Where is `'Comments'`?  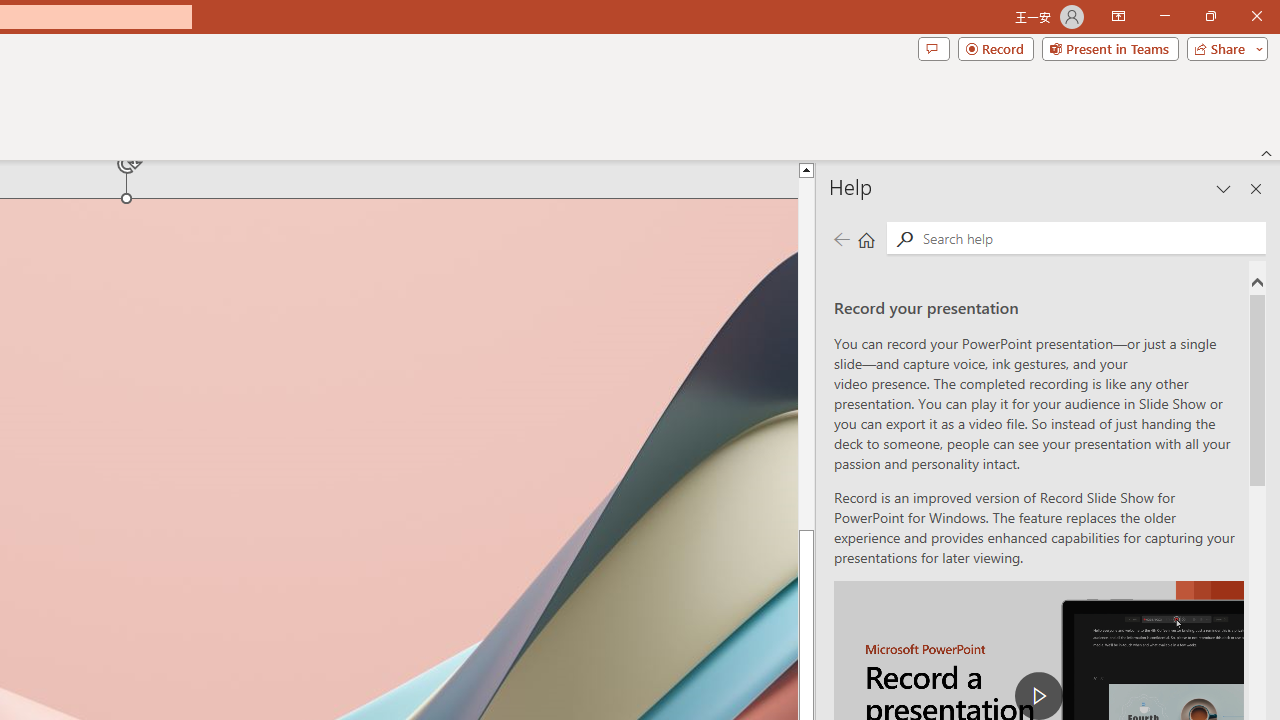 'Comments' is located at coordinates (932, 47).